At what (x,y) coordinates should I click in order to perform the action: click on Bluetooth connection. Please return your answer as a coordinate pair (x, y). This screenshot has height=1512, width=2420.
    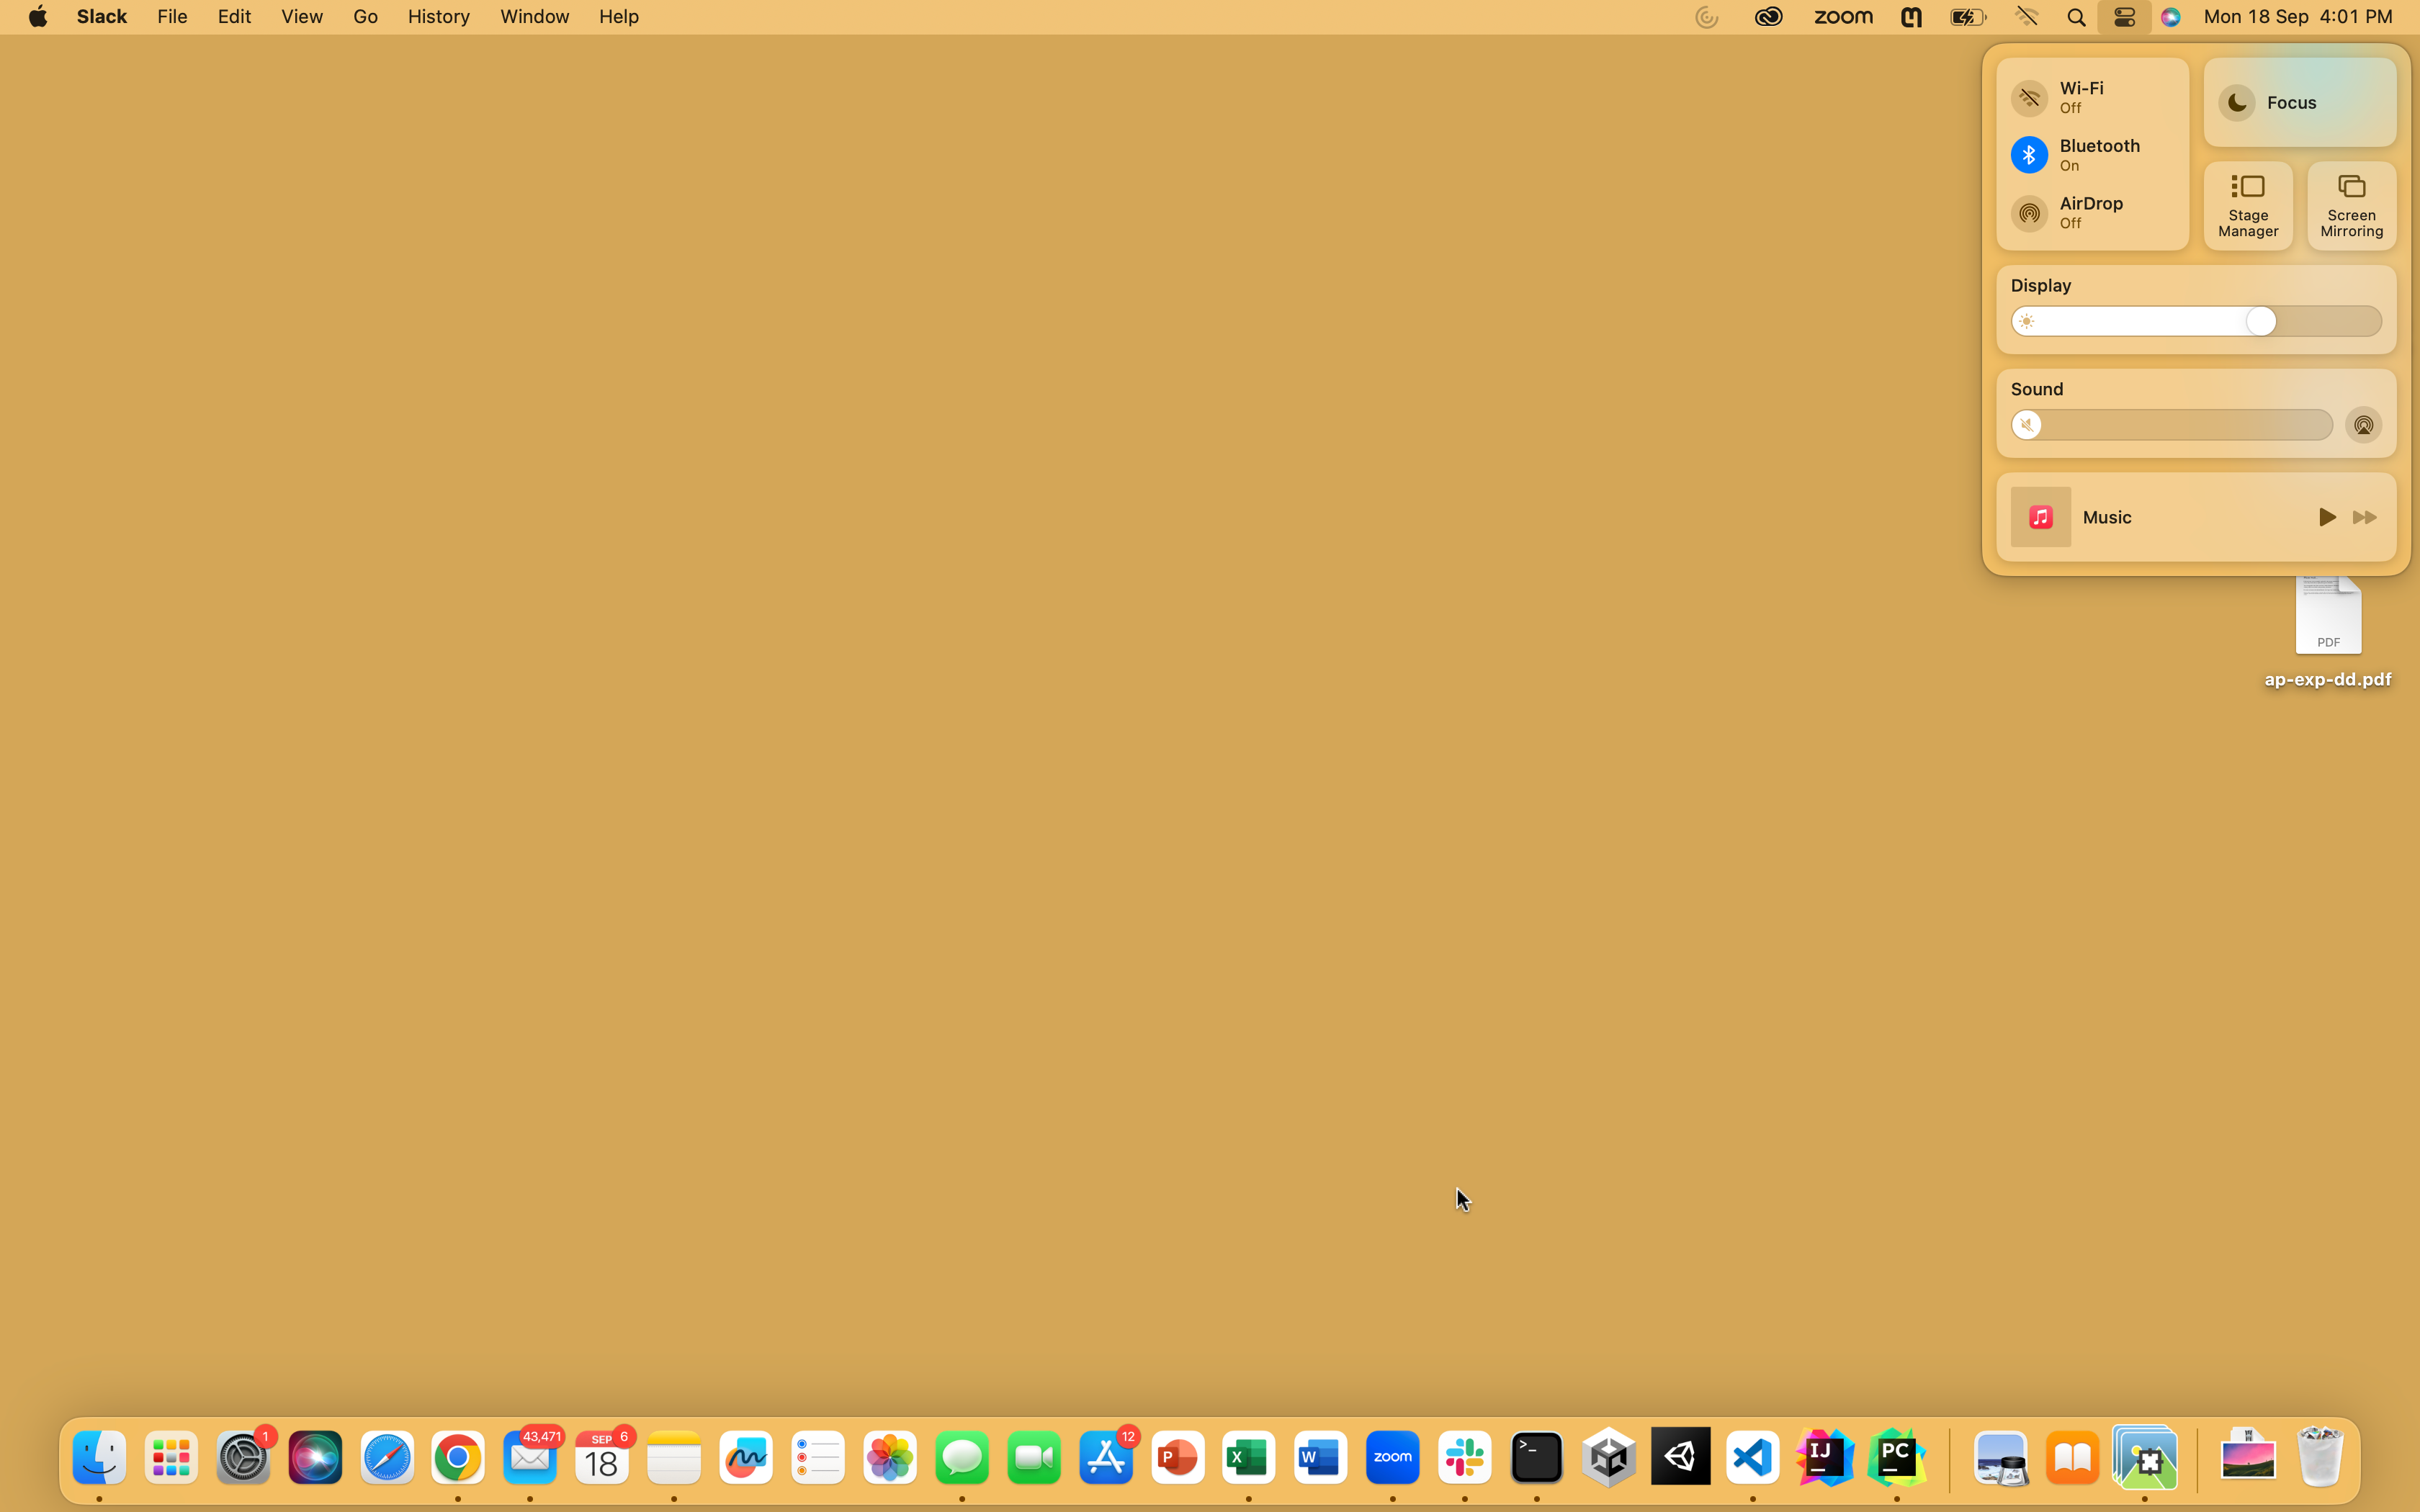
    Looking at the image, I should click on (2089, 153).